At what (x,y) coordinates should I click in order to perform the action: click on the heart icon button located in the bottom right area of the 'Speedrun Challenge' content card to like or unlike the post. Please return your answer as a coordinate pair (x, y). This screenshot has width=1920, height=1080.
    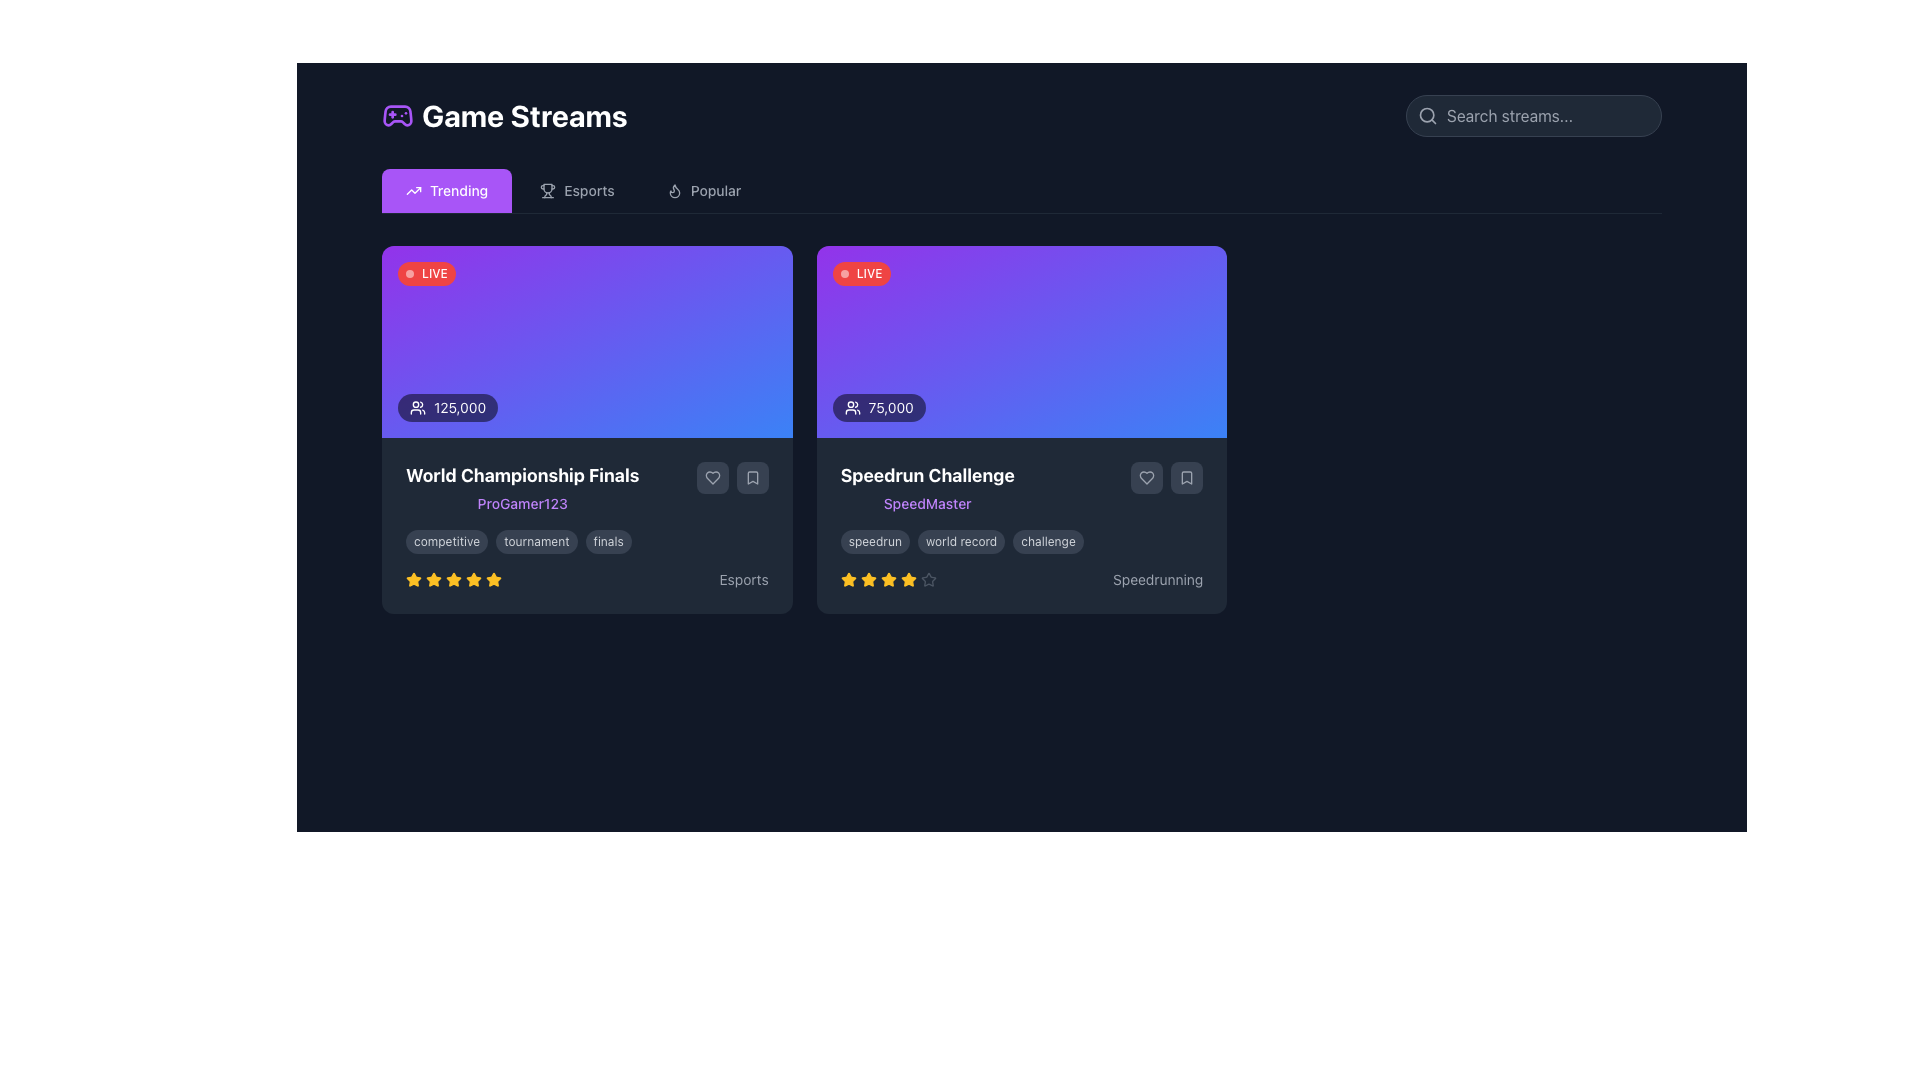
    Looking at the image, I should click on (1147, 478).